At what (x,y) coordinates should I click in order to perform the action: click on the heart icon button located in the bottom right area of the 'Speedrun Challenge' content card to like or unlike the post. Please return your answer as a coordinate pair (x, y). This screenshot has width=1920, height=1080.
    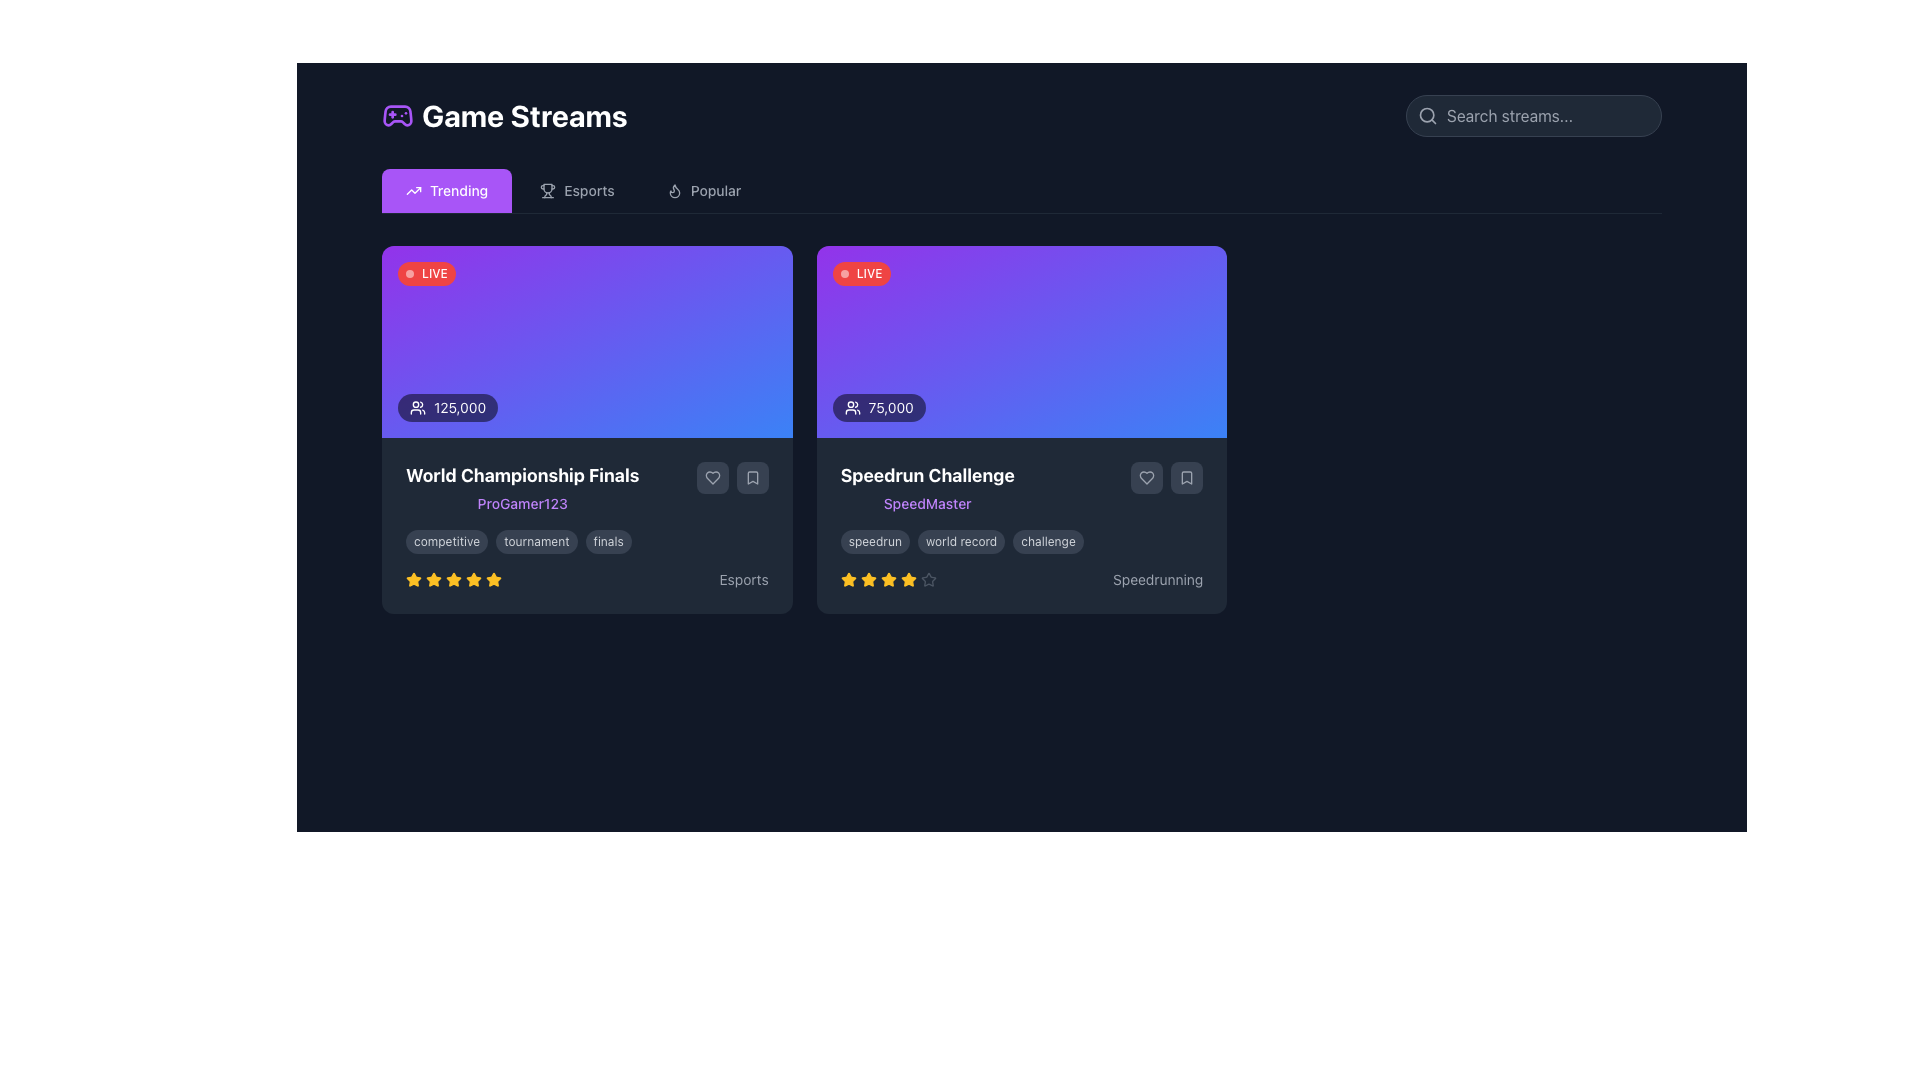
    Looking at the image, I should click on (1147, 478).